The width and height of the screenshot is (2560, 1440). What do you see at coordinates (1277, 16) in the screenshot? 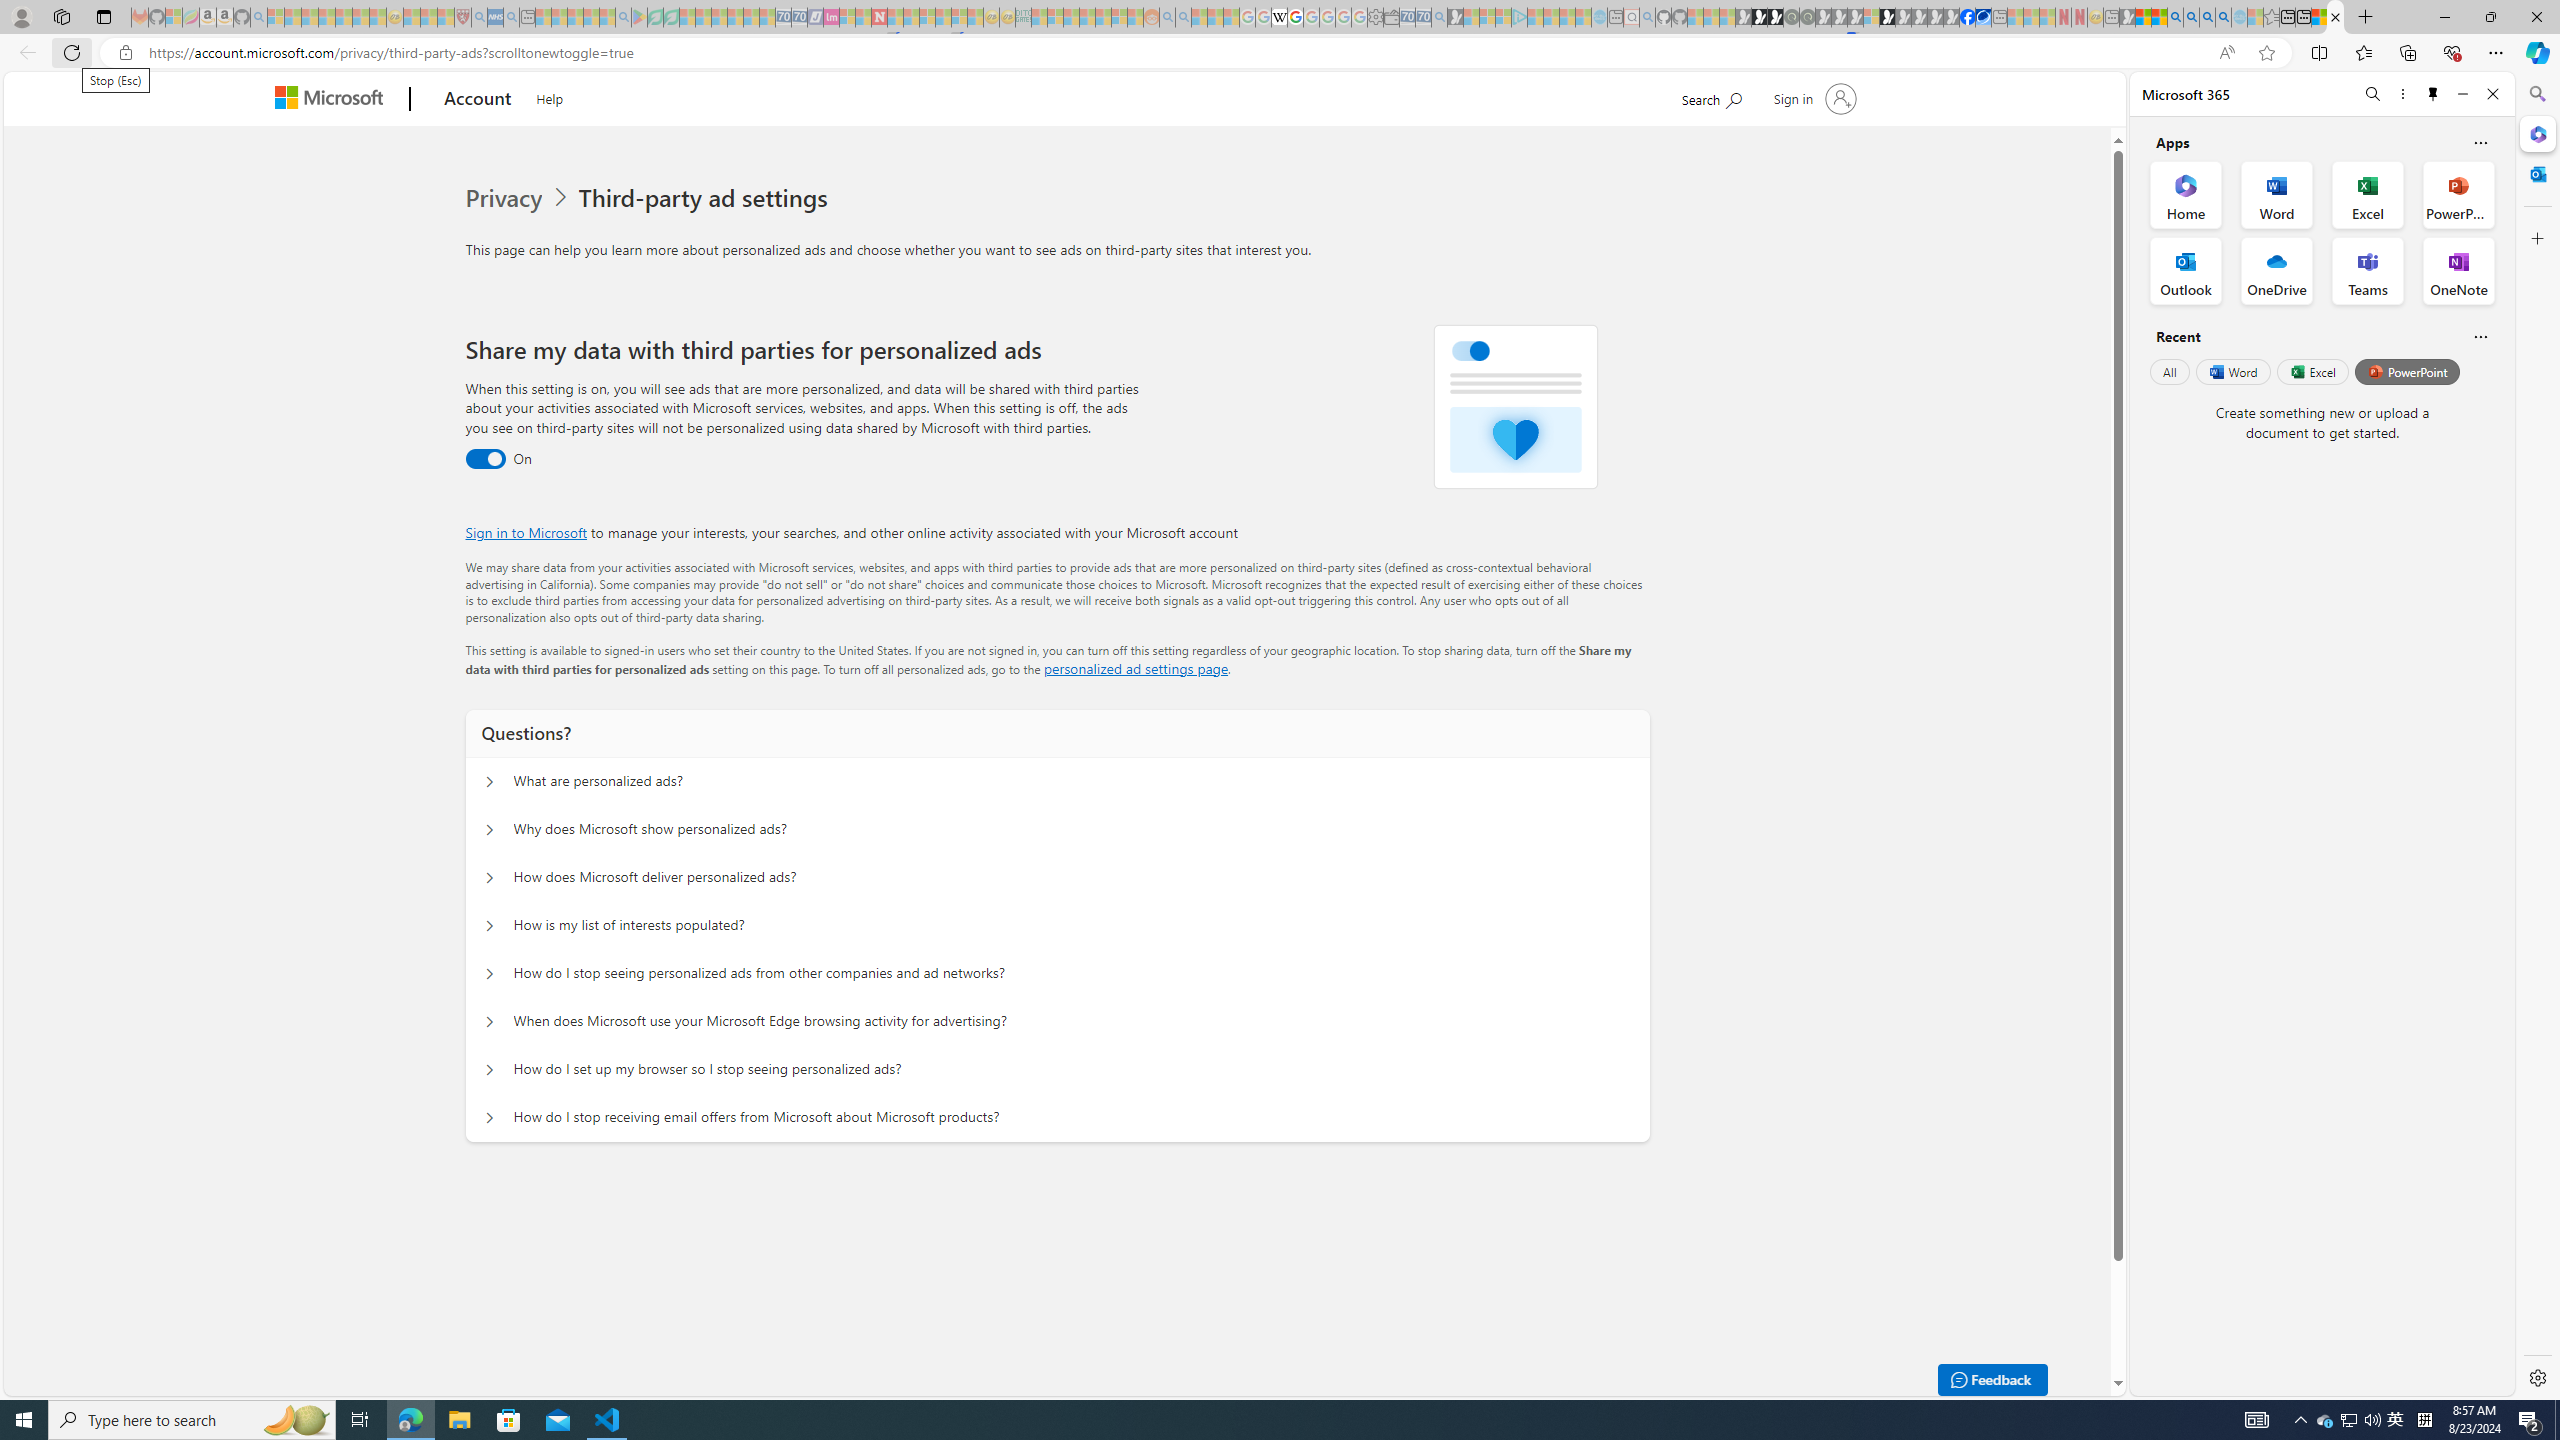
I see `'Target page - Wikipedia'` at bounding box center [1277, 16].